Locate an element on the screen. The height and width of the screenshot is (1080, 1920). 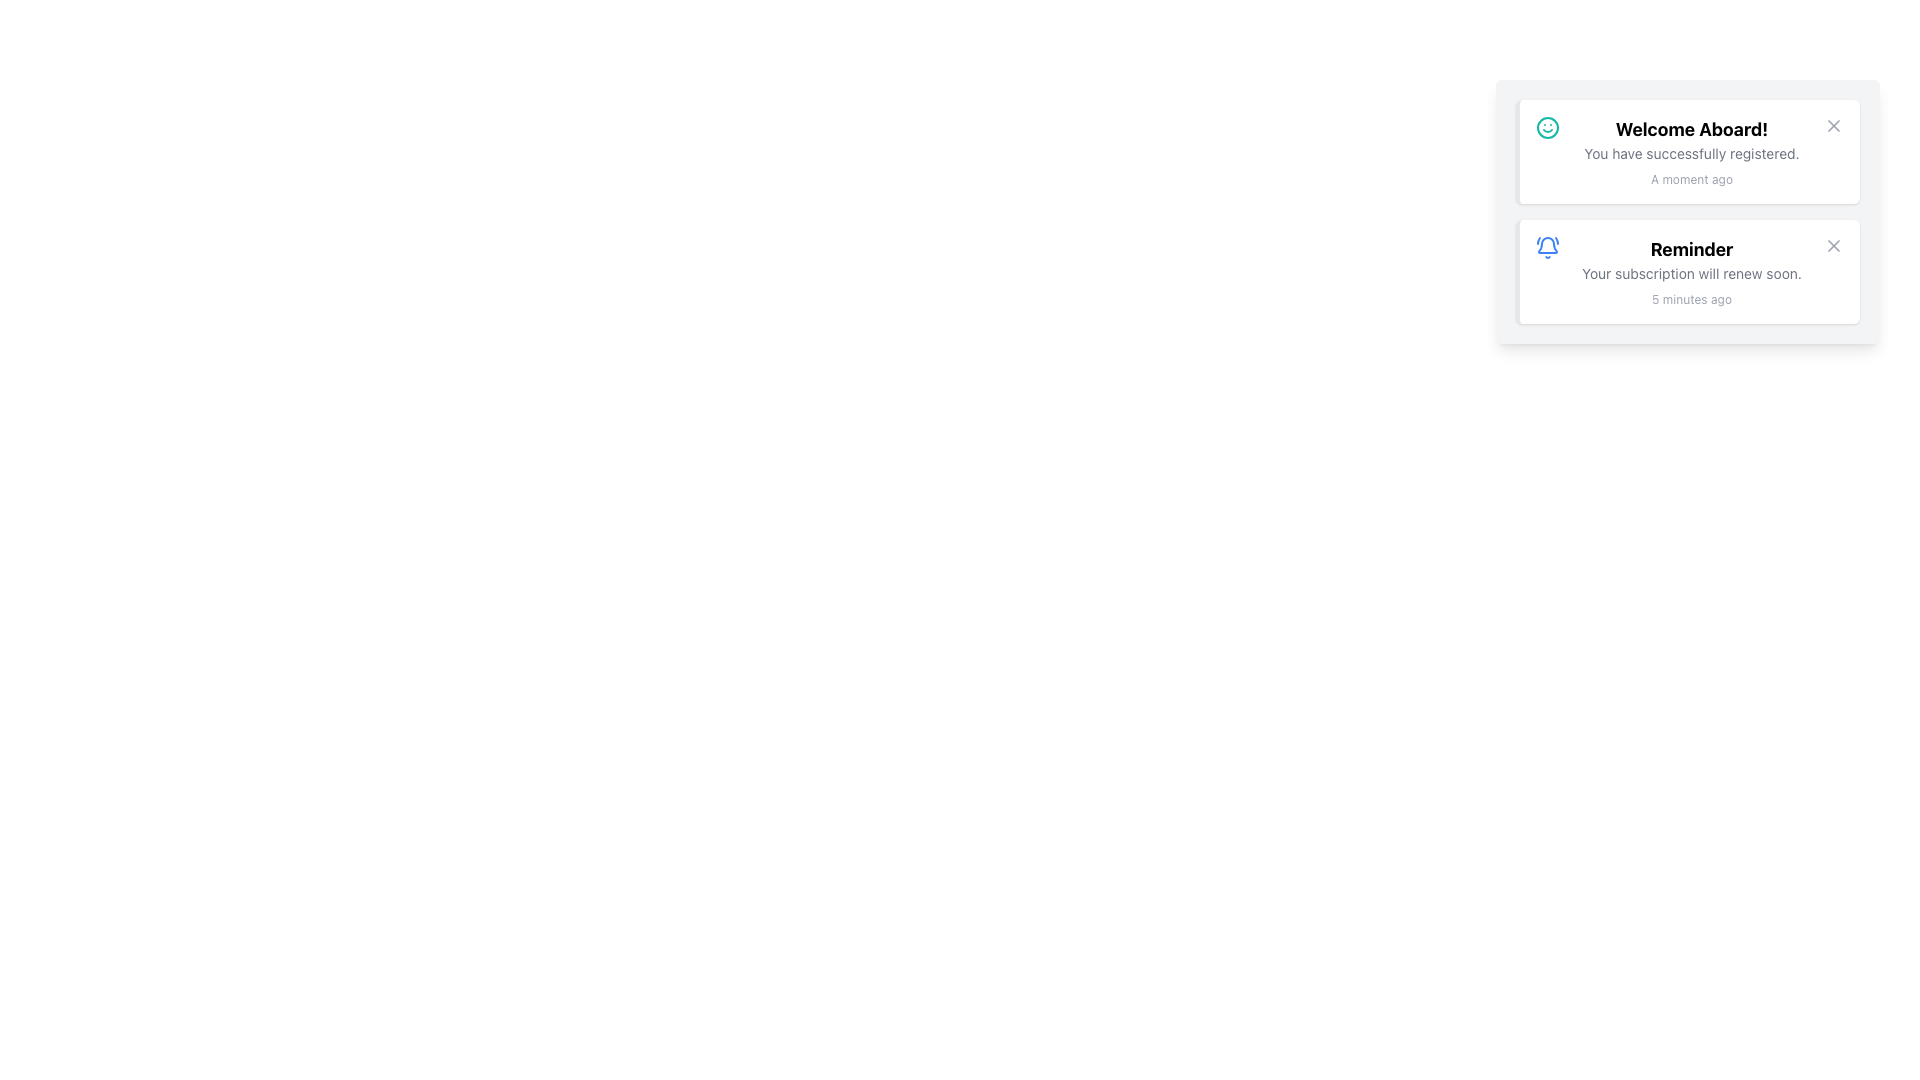
the static text element that contains the message 'Your subscription will renew soon.' located within the notification card below the title 'Reminder' is located at coordinates (1690, 273).